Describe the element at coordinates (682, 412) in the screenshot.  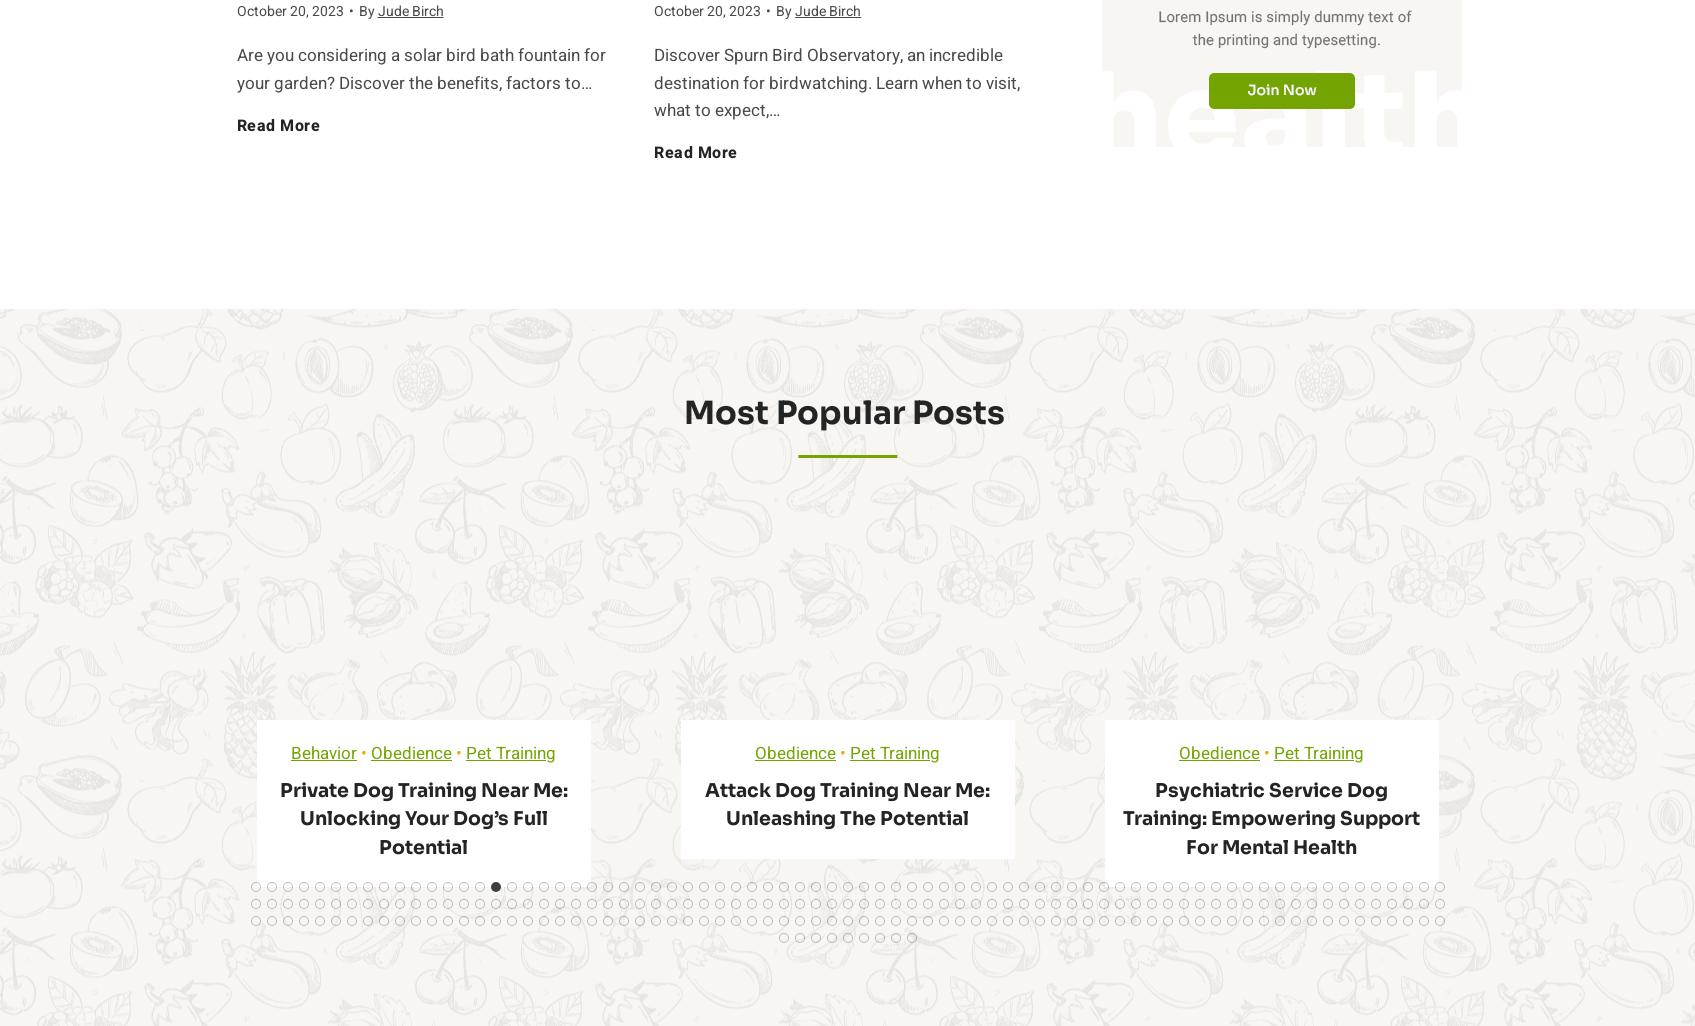
I see `'Most Popular Posts ​'` at that location.